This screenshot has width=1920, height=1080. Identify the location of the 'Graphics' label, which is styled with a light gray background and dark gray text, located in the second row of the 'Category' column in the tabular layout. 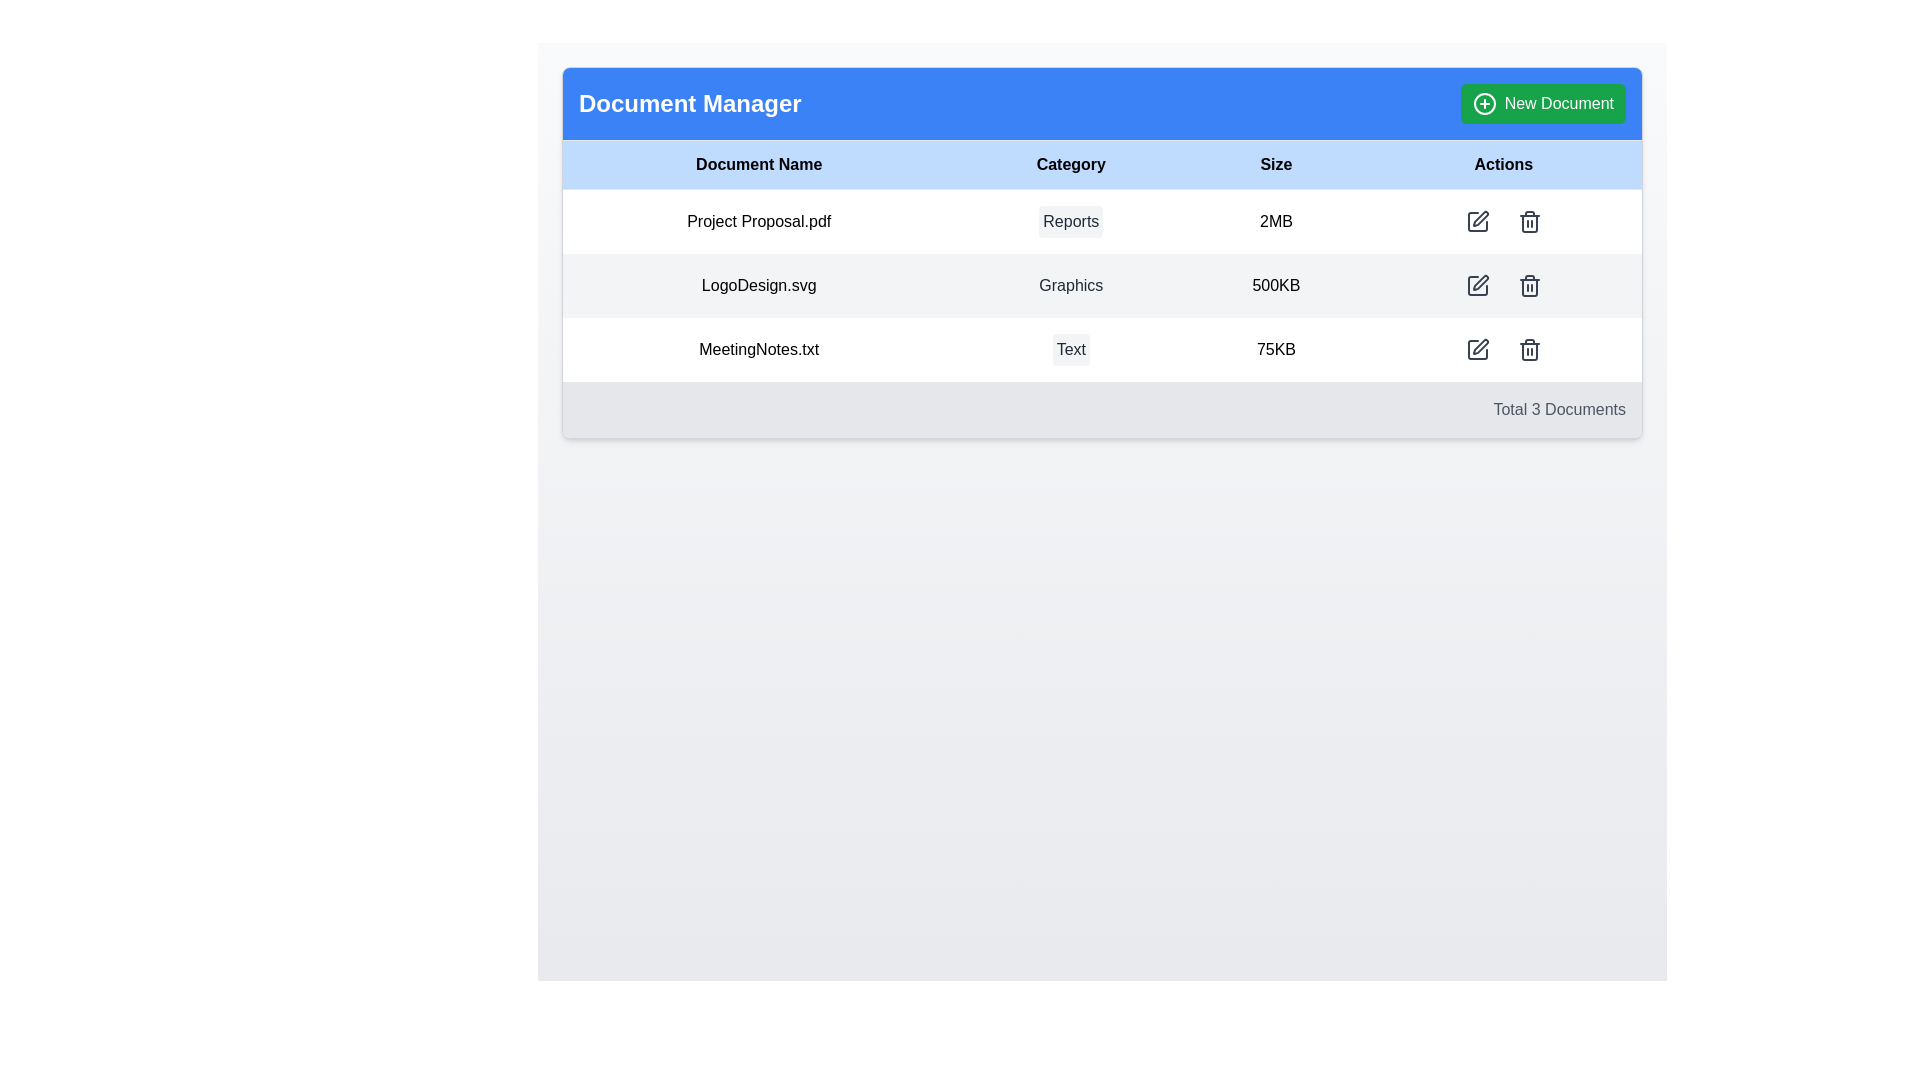
(1070, 285).